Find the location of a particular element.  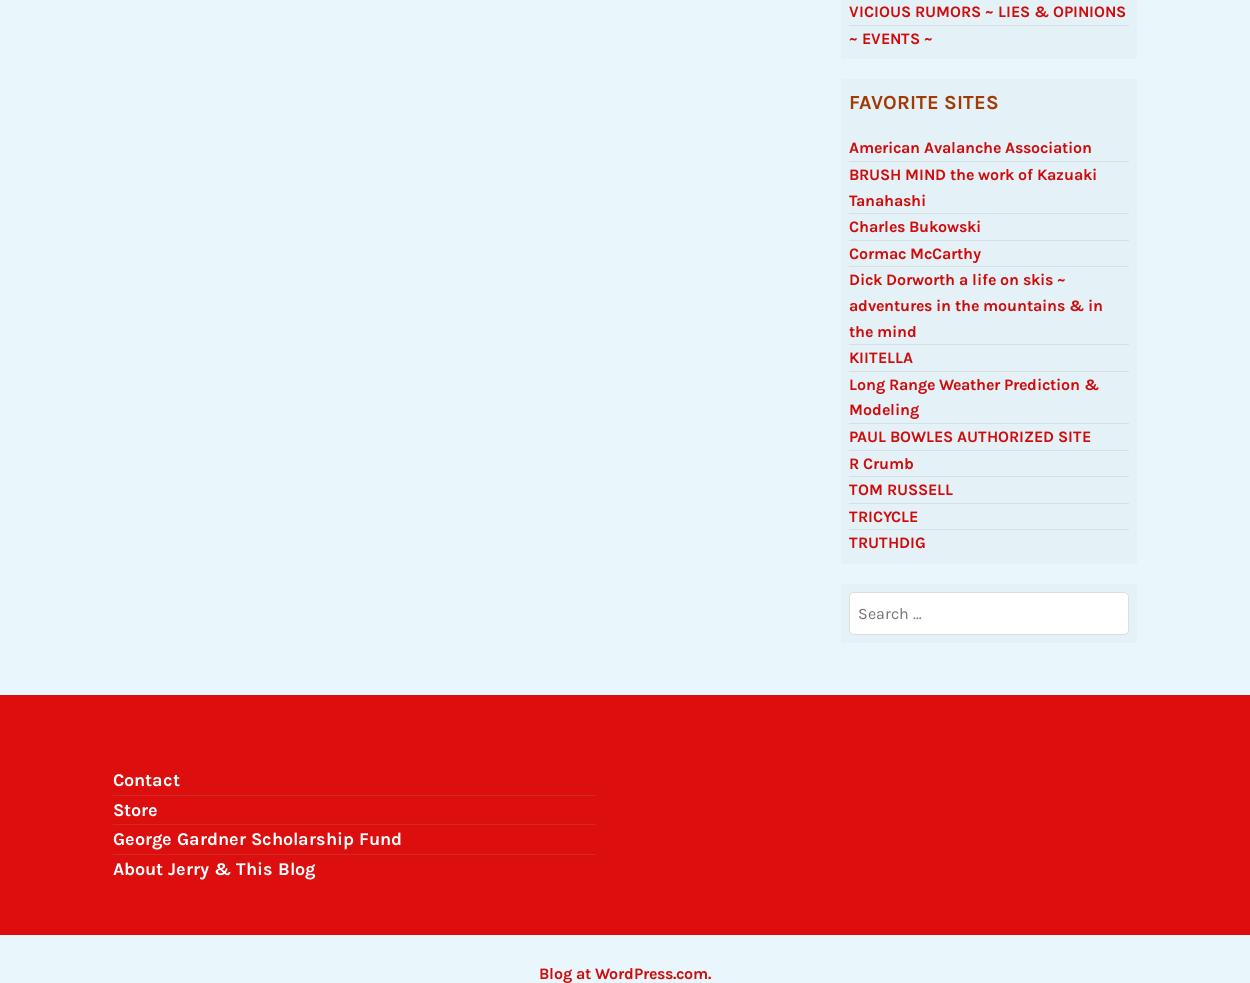

'Contact' is located at coordinates (146, 787).